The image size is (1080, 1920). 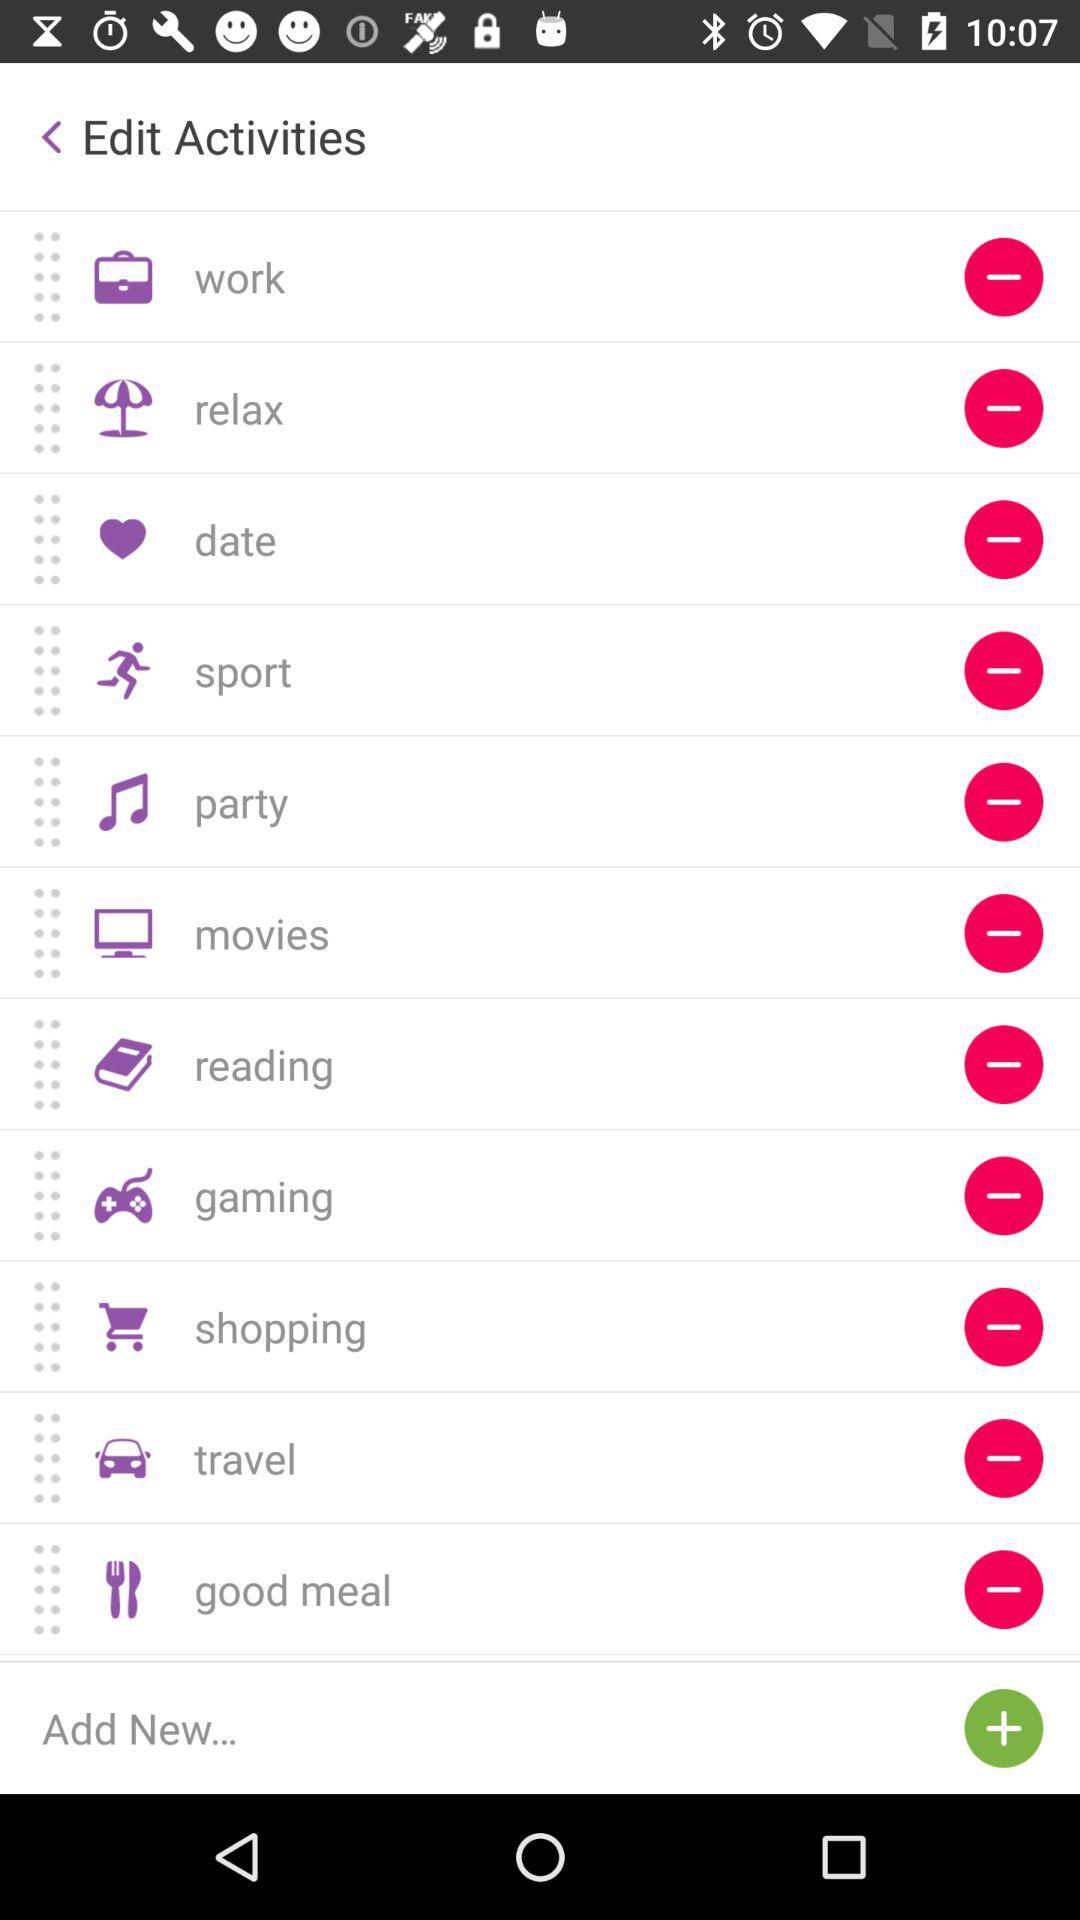 What do you see at coordinates (1003, 1588) in the screenshot?
I see `edit button which is next to good meal` at bounding box center [1003, 1588].